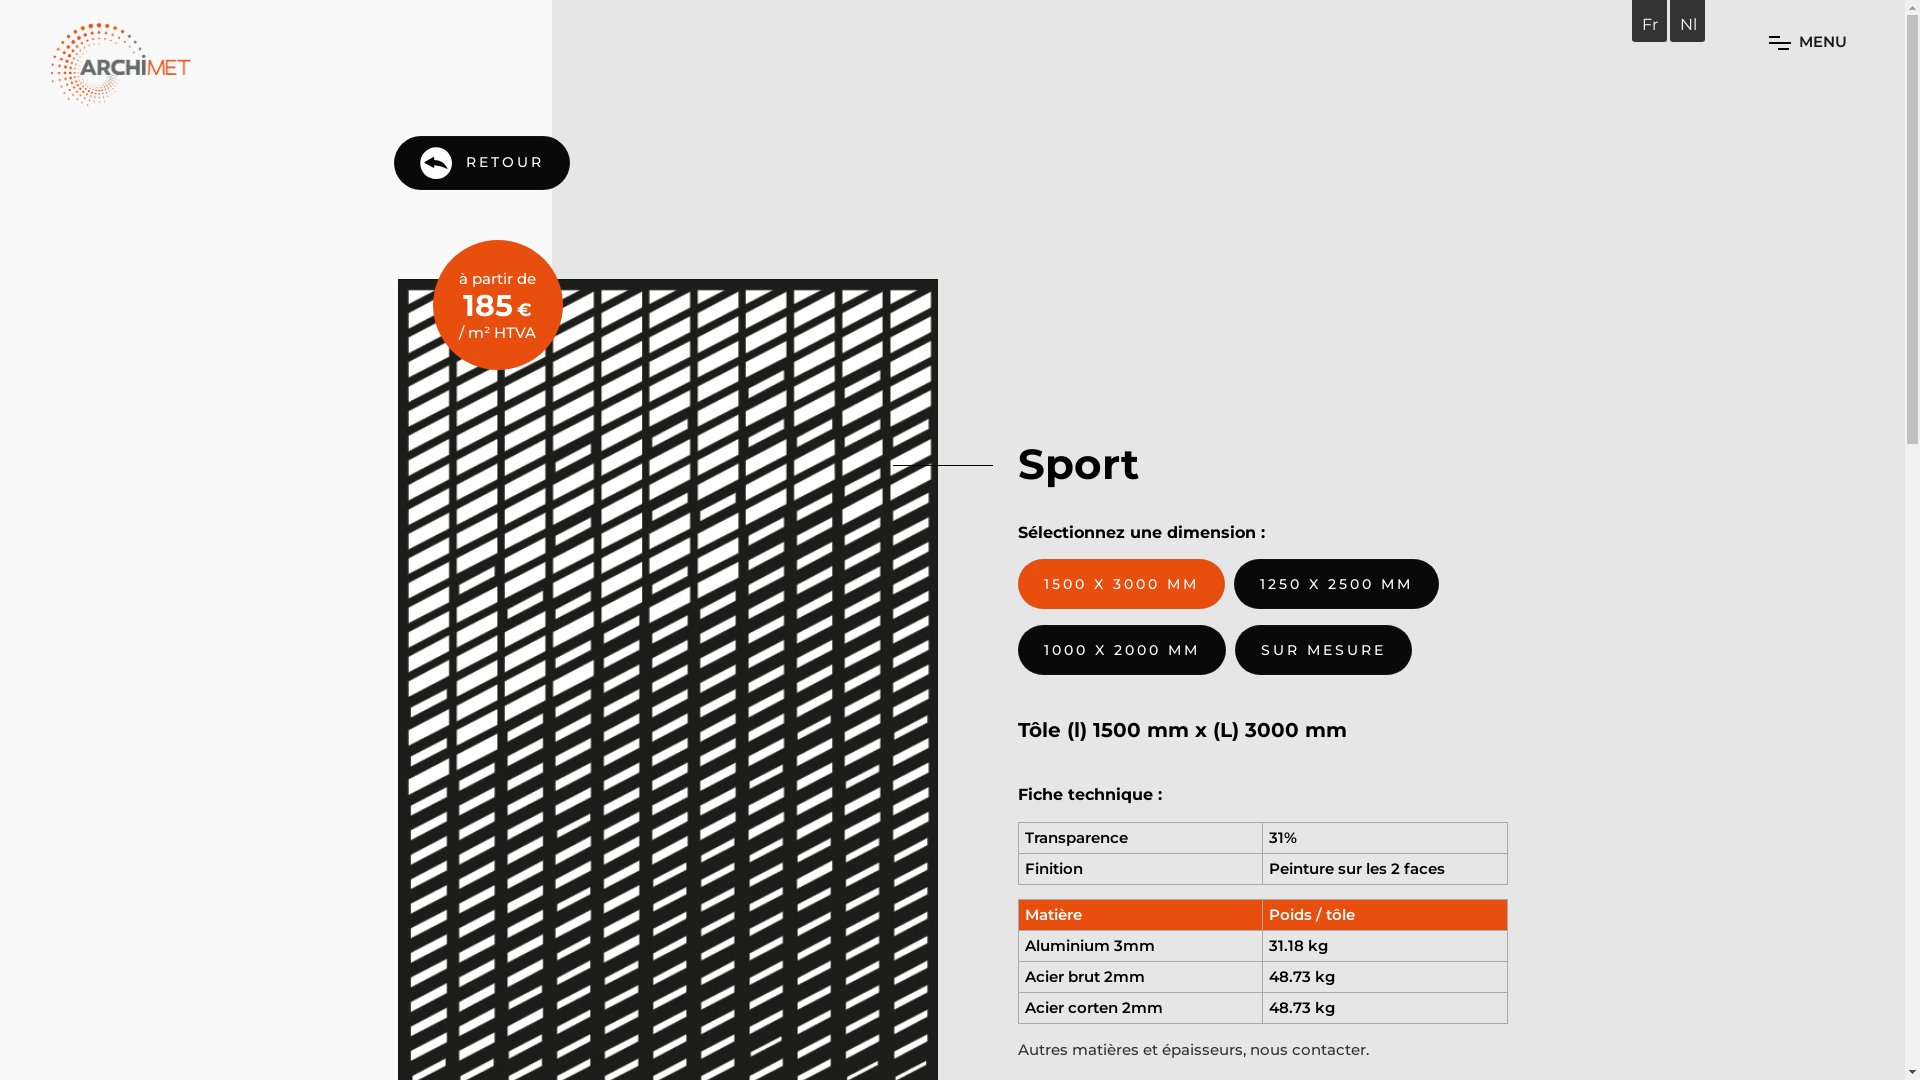  Describe the element at coordinates (1650, 24) in the screenshot. I see `'Fr'` at that location.